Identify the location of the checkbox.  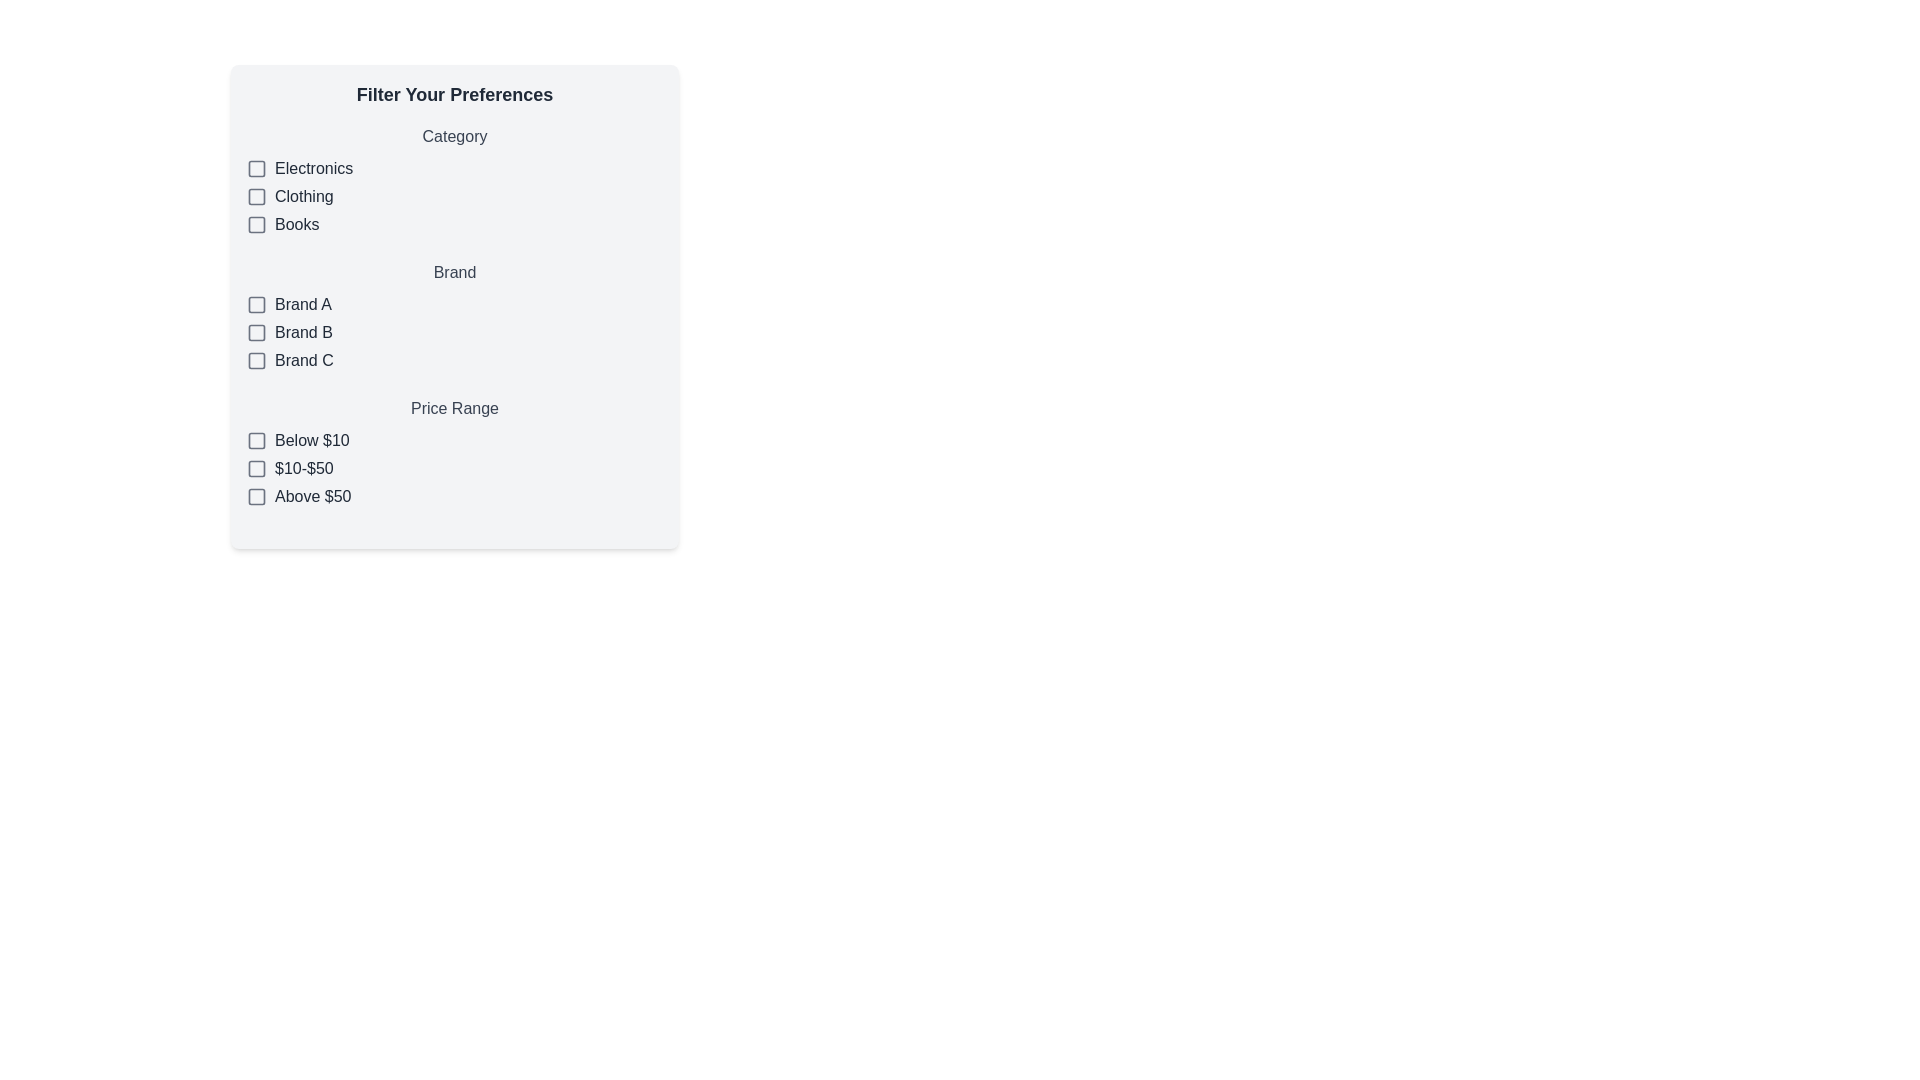
(256, 496).